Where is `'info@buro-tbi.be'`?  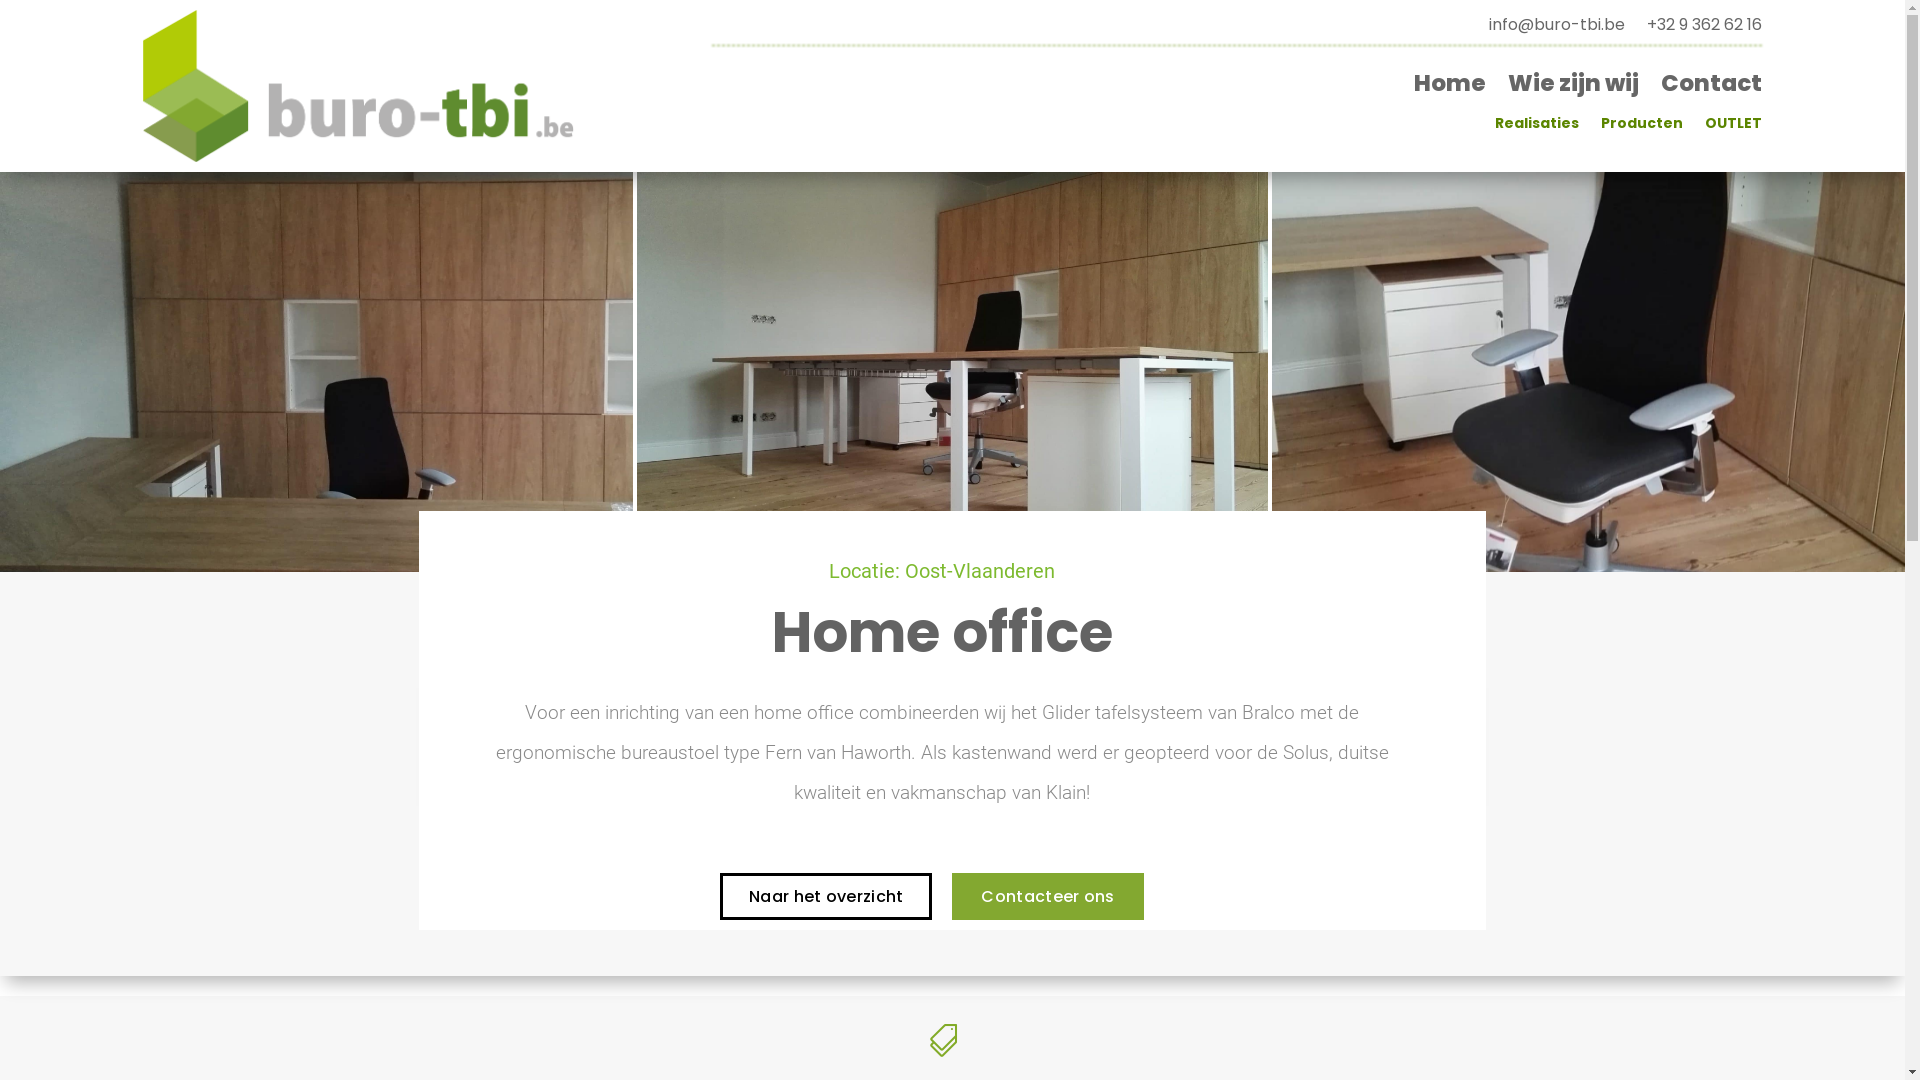 'info@buro-tbi.be' is located at coordinates (1555, 29).